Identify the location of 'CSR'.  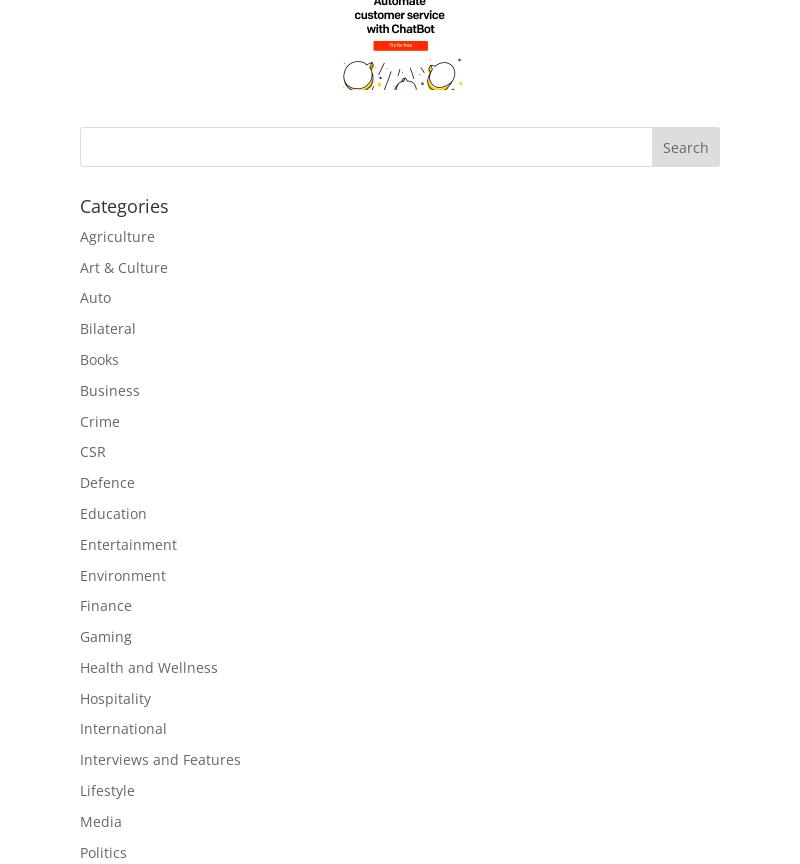
(93, 451).